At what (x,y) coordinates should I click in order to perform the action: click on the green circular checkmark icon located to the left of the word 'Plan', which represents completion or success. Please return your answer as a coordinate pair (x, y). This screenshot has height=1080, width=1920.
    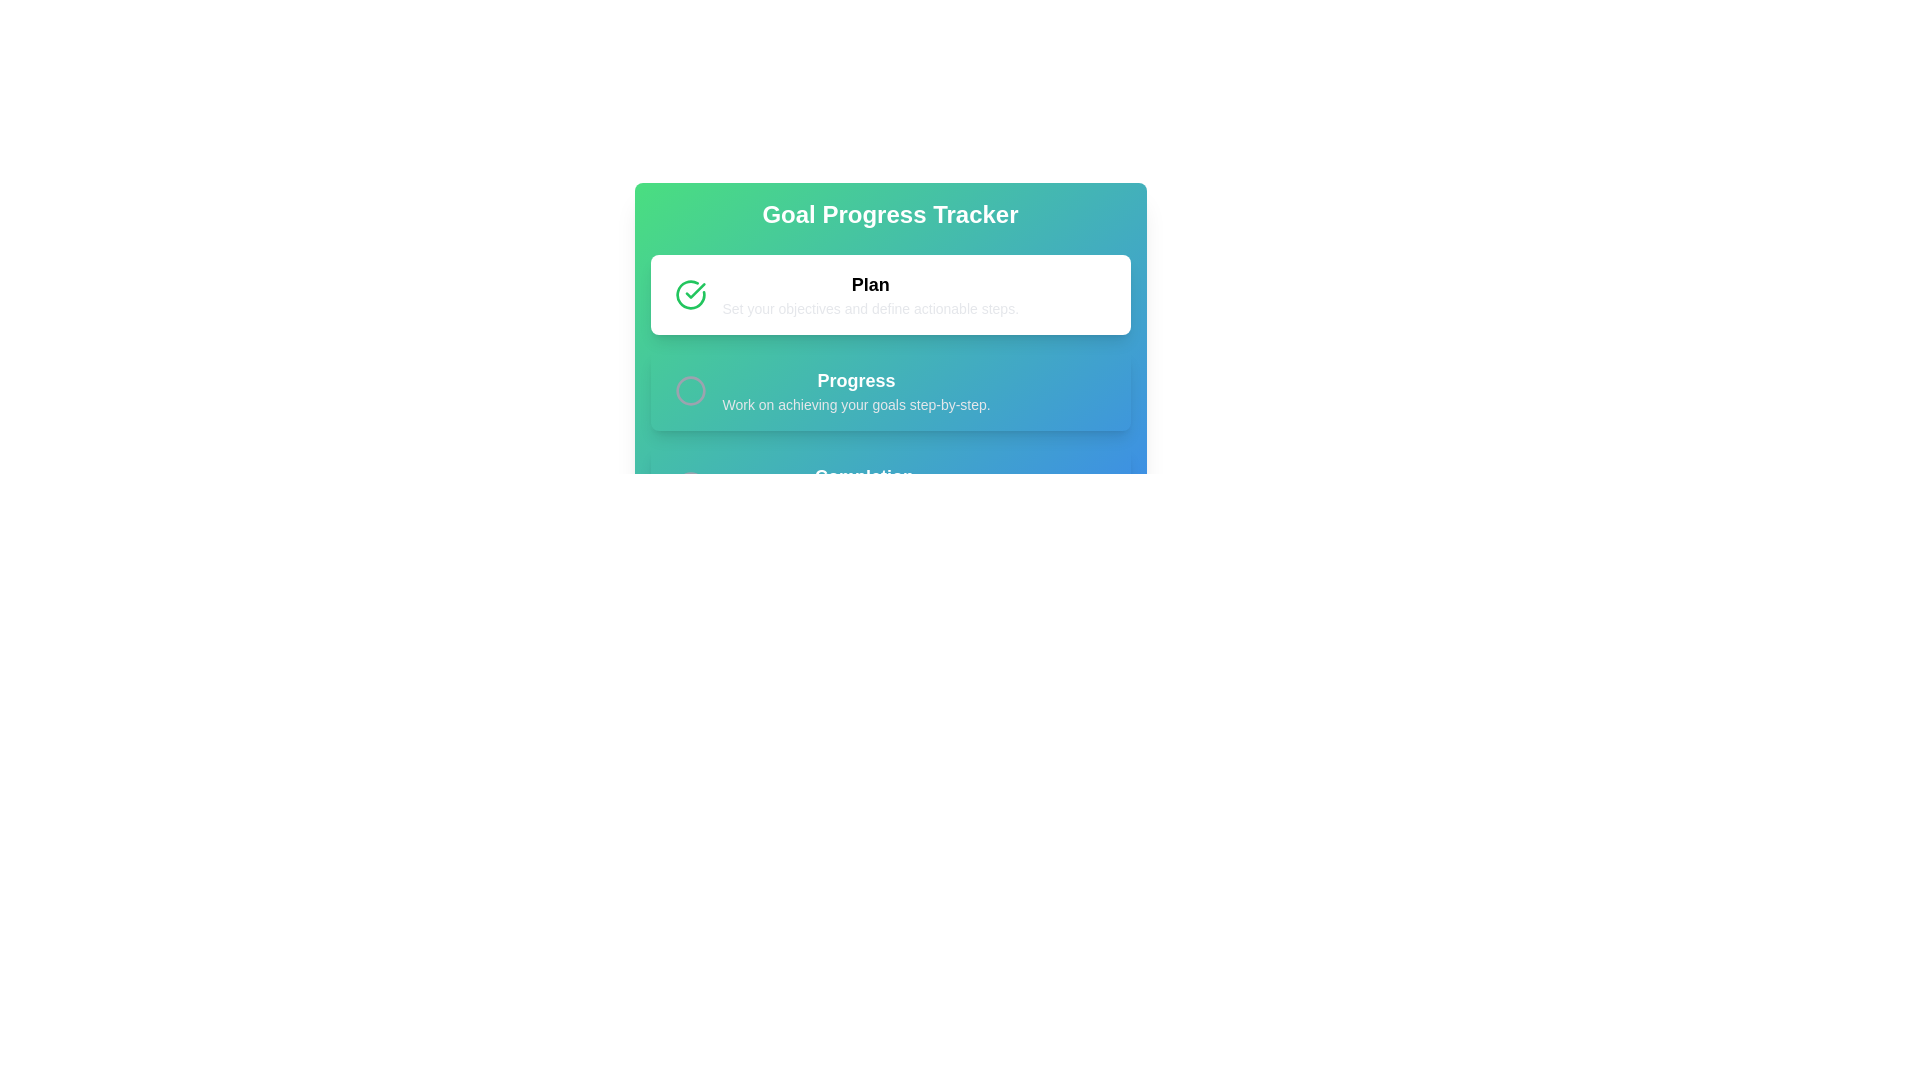
    Looking at the image, I should click on (690, 294).